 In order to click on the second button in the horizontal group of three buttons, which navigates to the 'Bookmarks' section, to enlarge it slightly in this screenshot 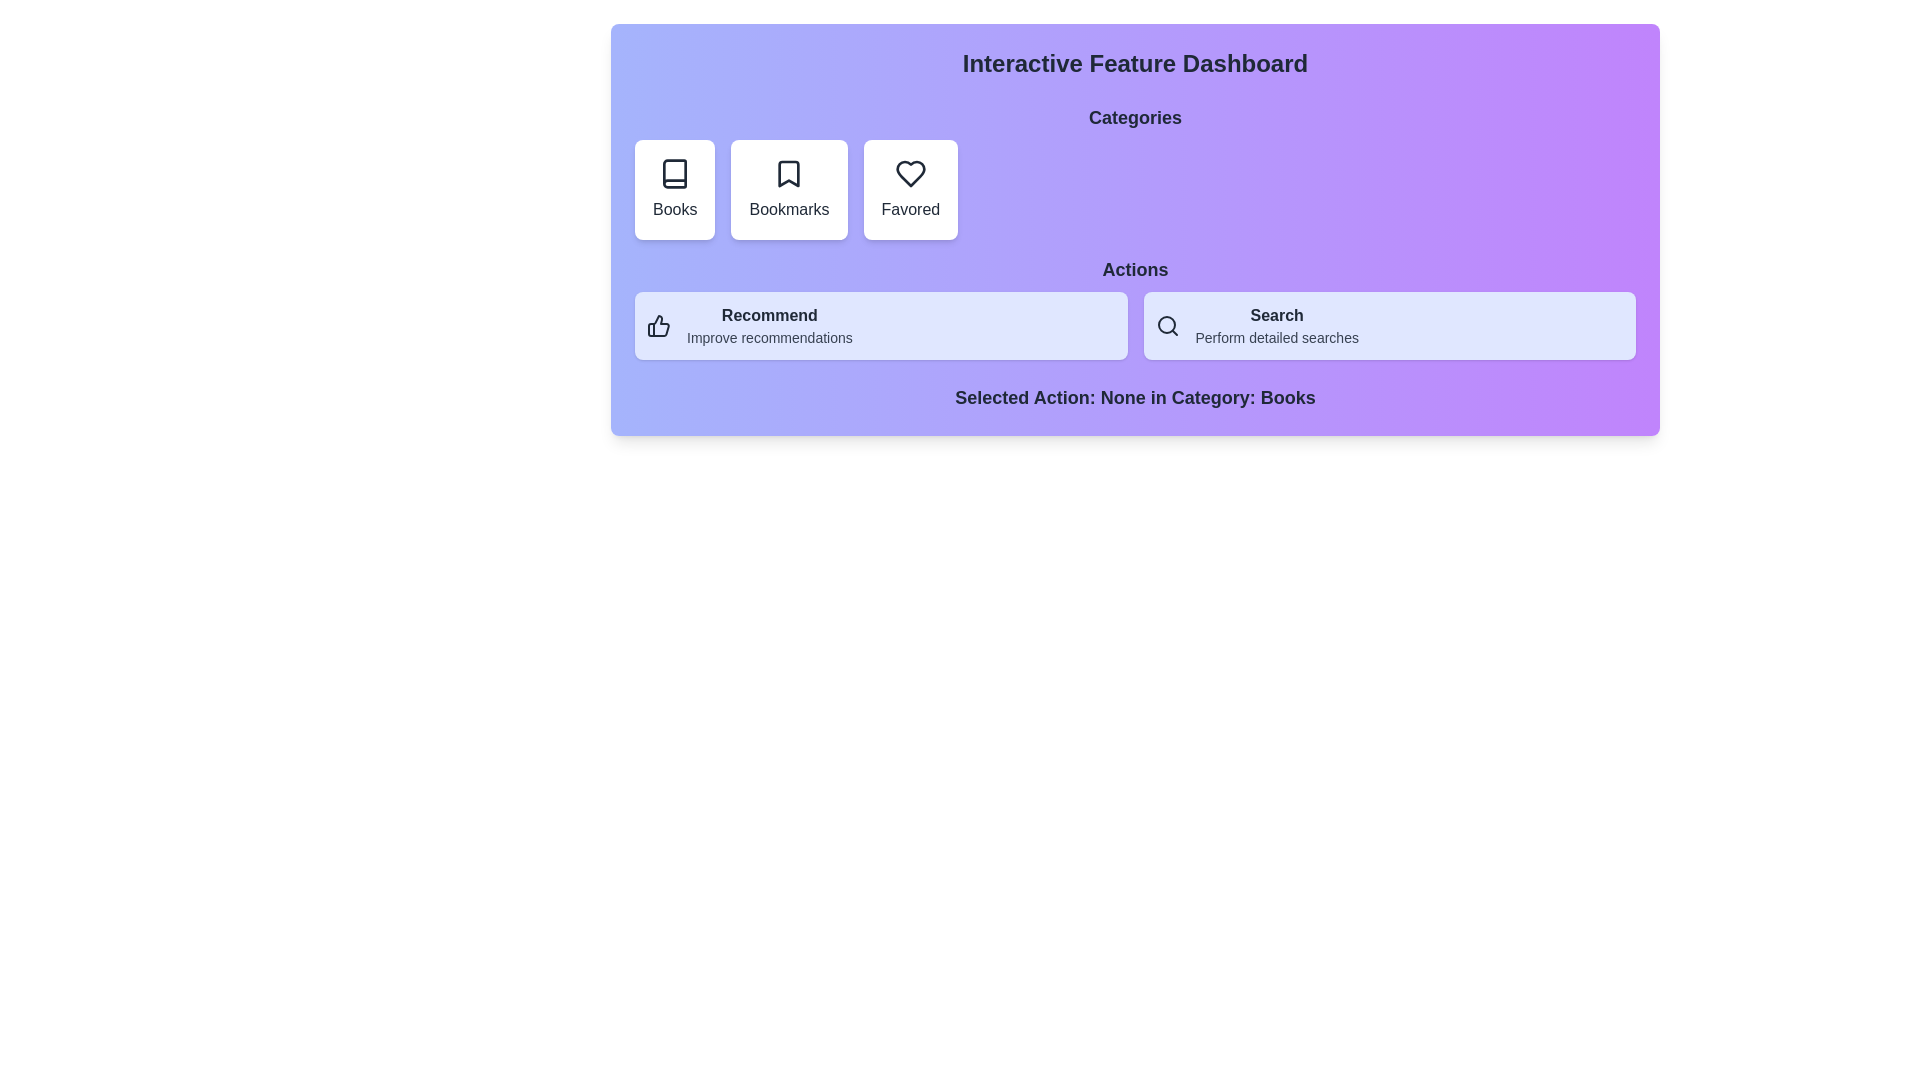, I will do `click(788, 189)`.